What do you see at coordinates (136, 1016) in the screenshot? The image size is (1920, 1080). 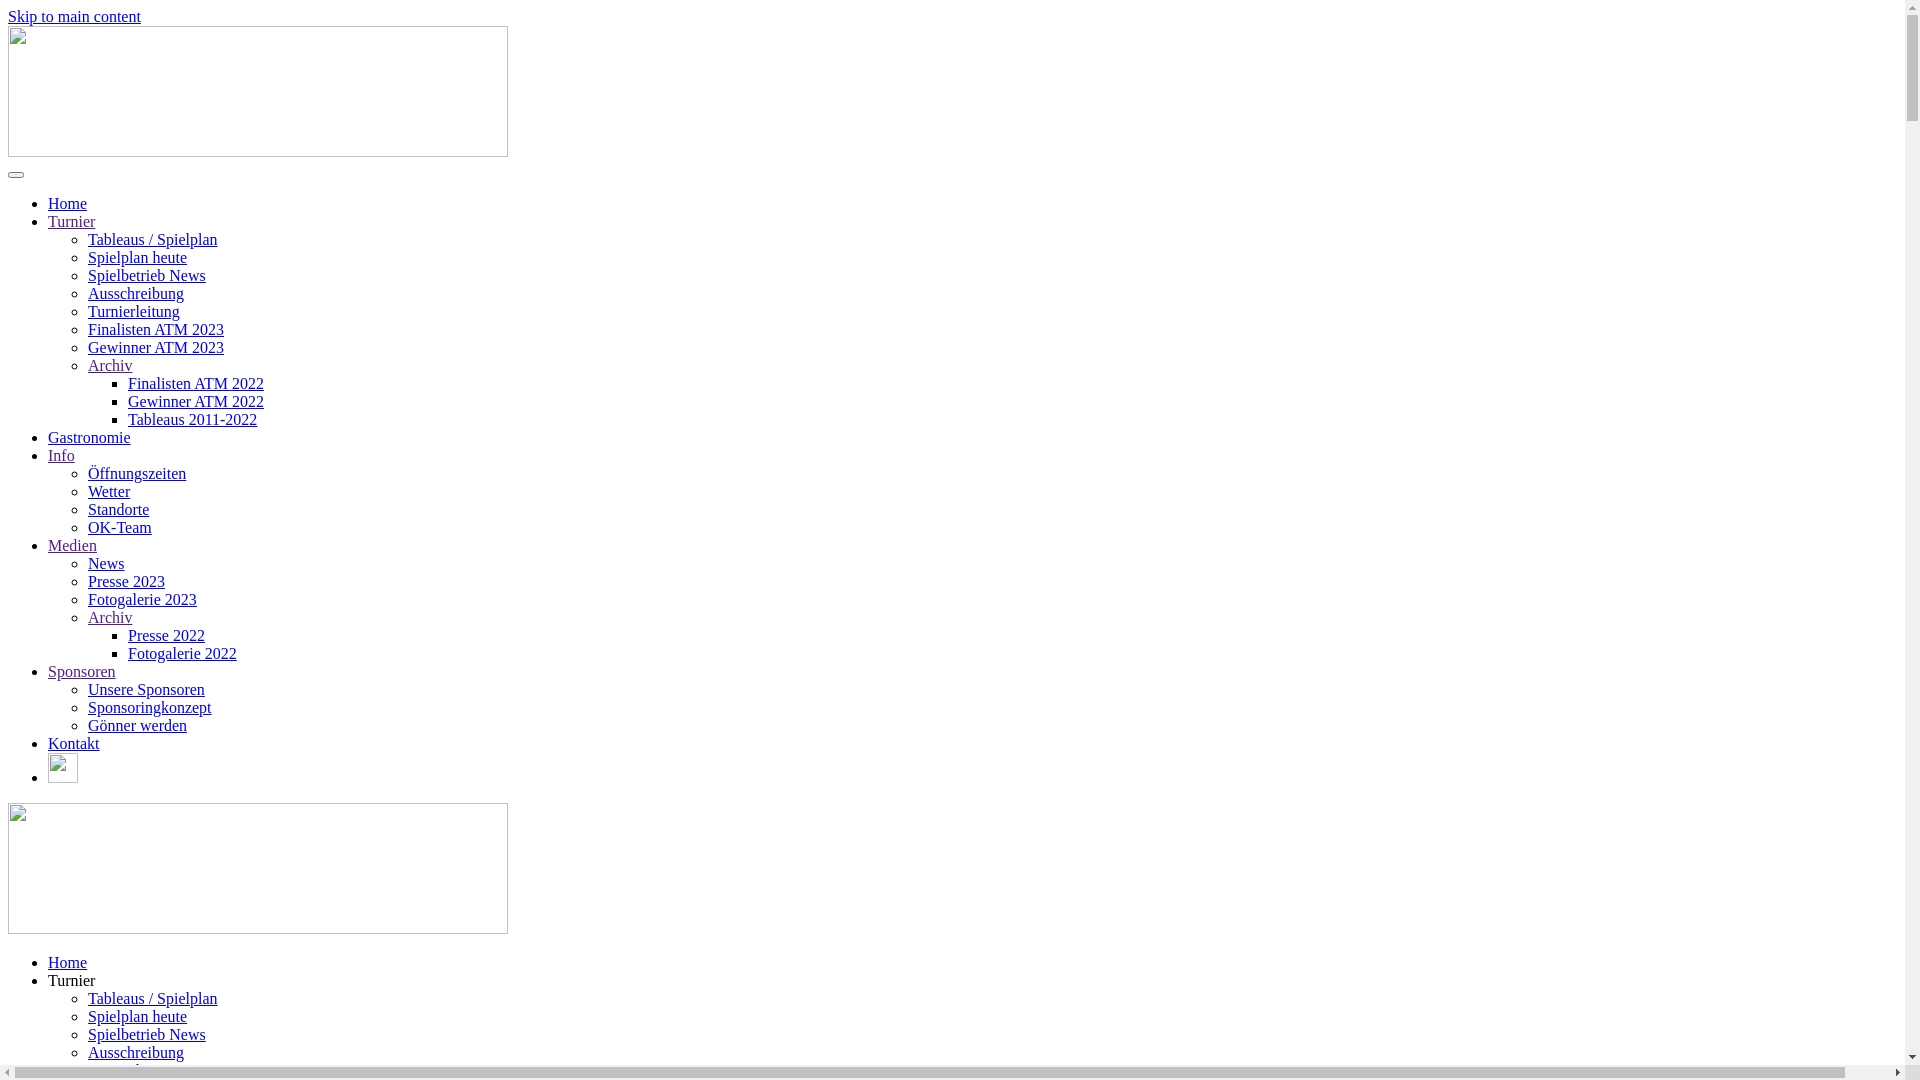 I see `'Spielplan heute'` at bounding box center [136, 1016].